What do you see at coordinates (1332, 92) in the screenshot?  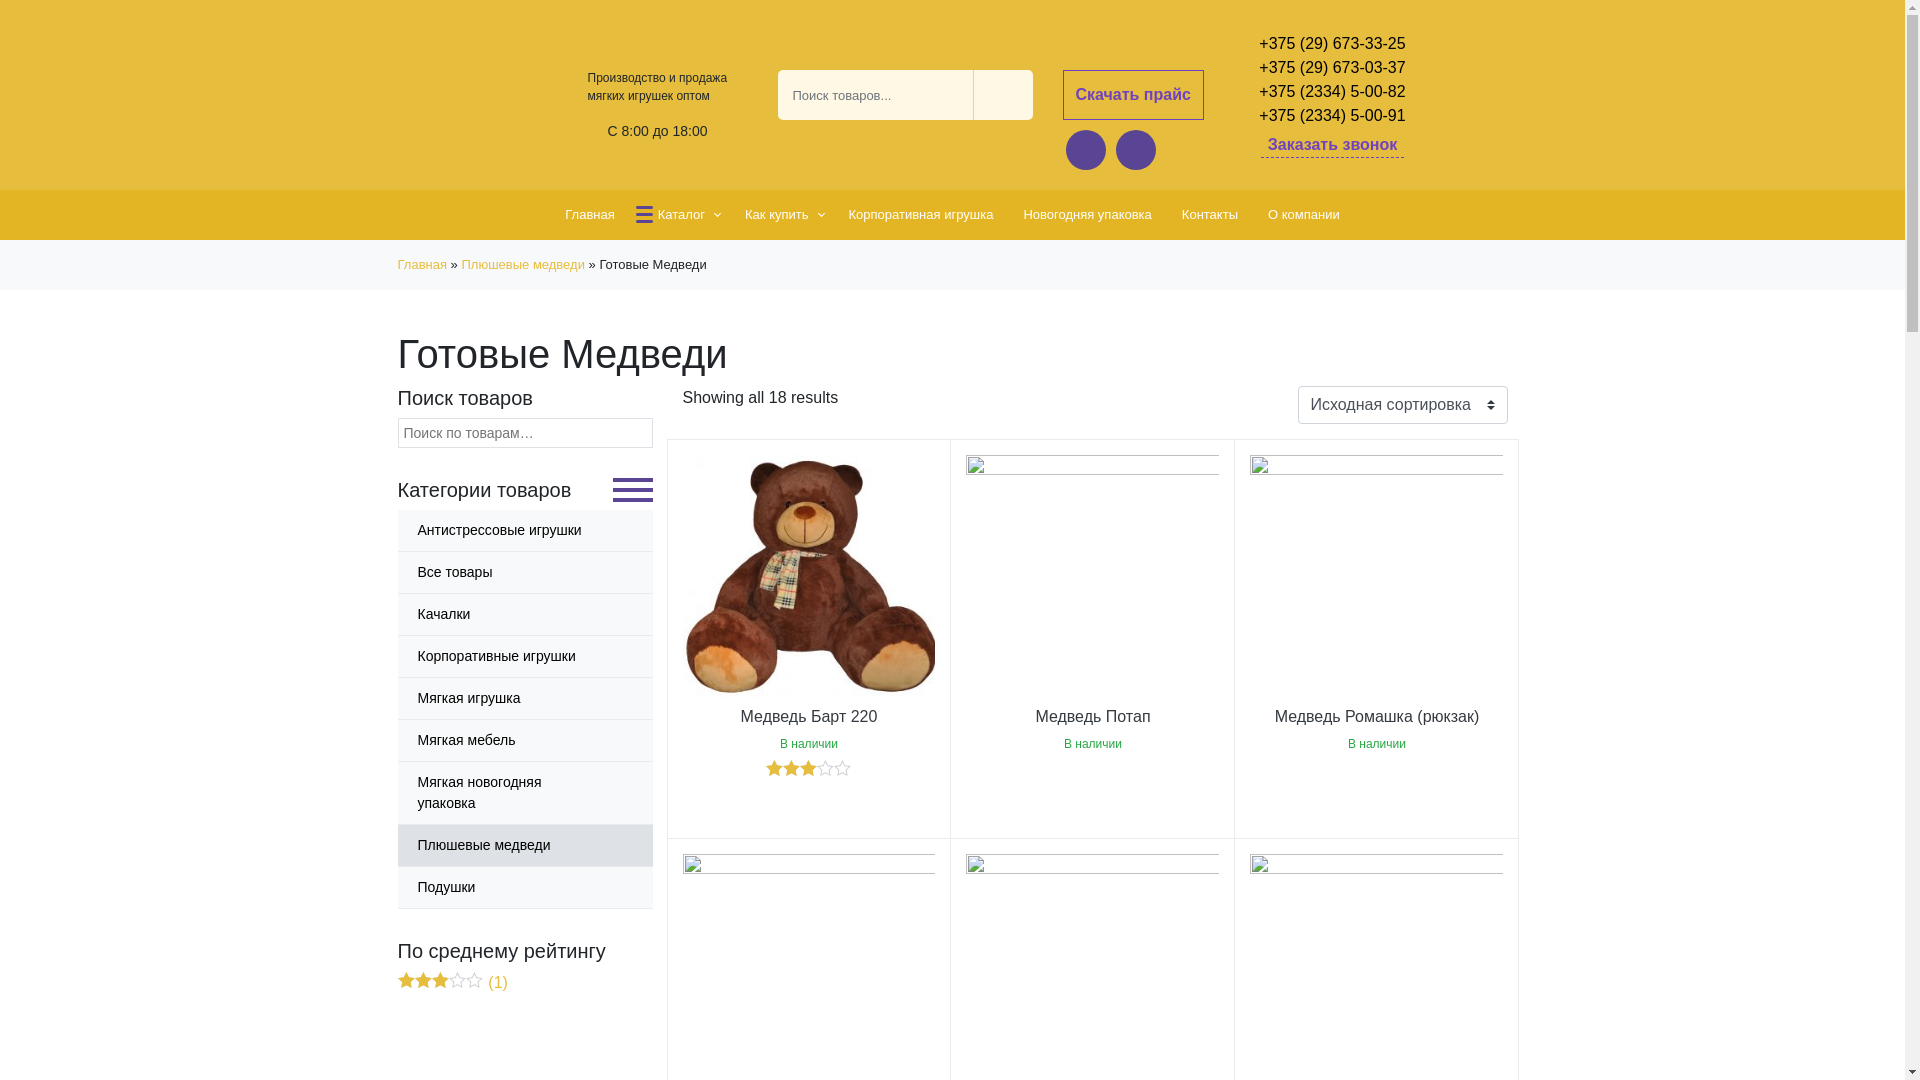 I see `'+375 (2334) 5-00-82'` at bounding box center [1332, 92].